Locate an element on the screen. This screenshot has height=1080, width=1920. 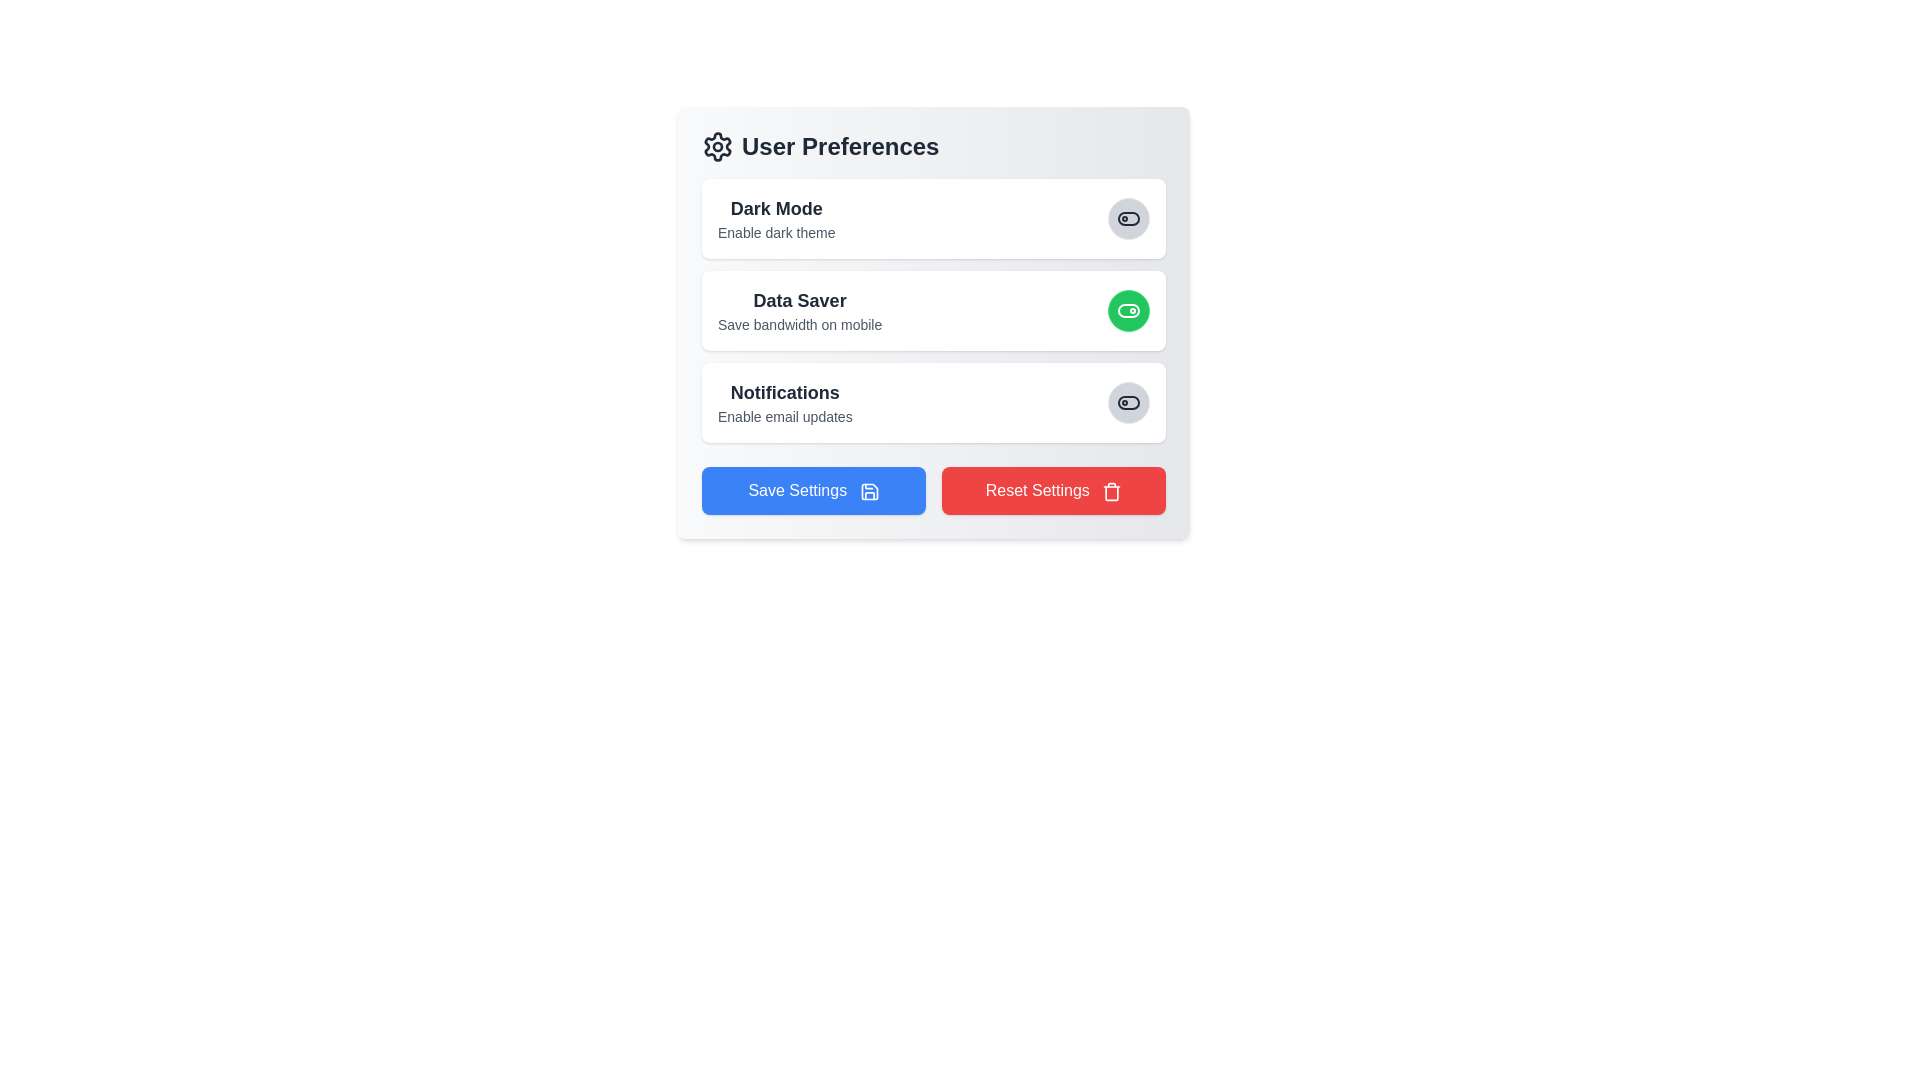
the 'Reset Settings' button to revert changes is located at coordinates (1053, 490).